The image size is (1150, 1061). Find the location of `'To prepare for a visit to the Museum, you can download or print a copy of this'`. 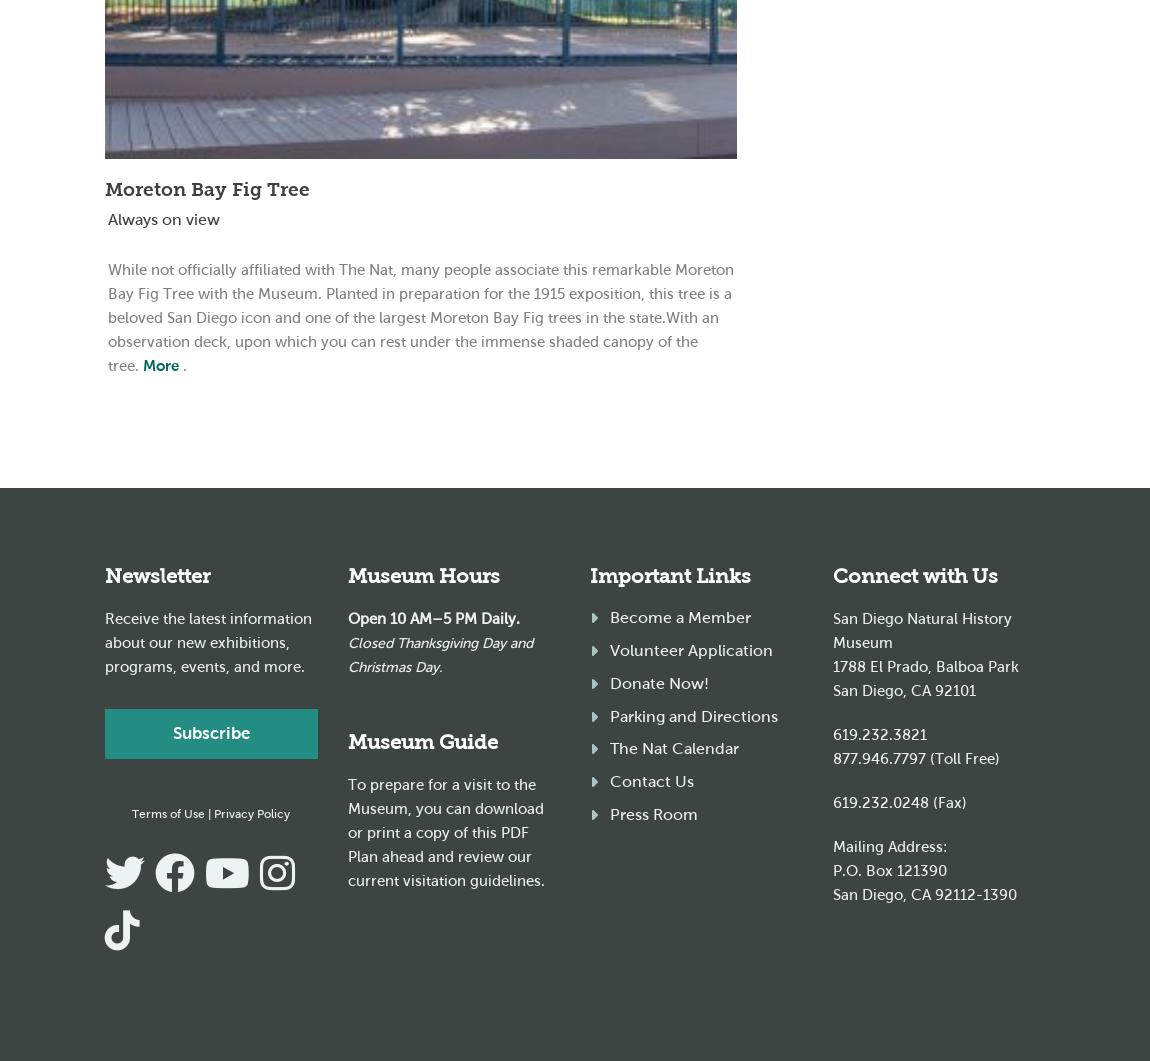

'To prepare for a visit to the Museum, you can download or print a copy of this' is located at coordinates (445, 809).